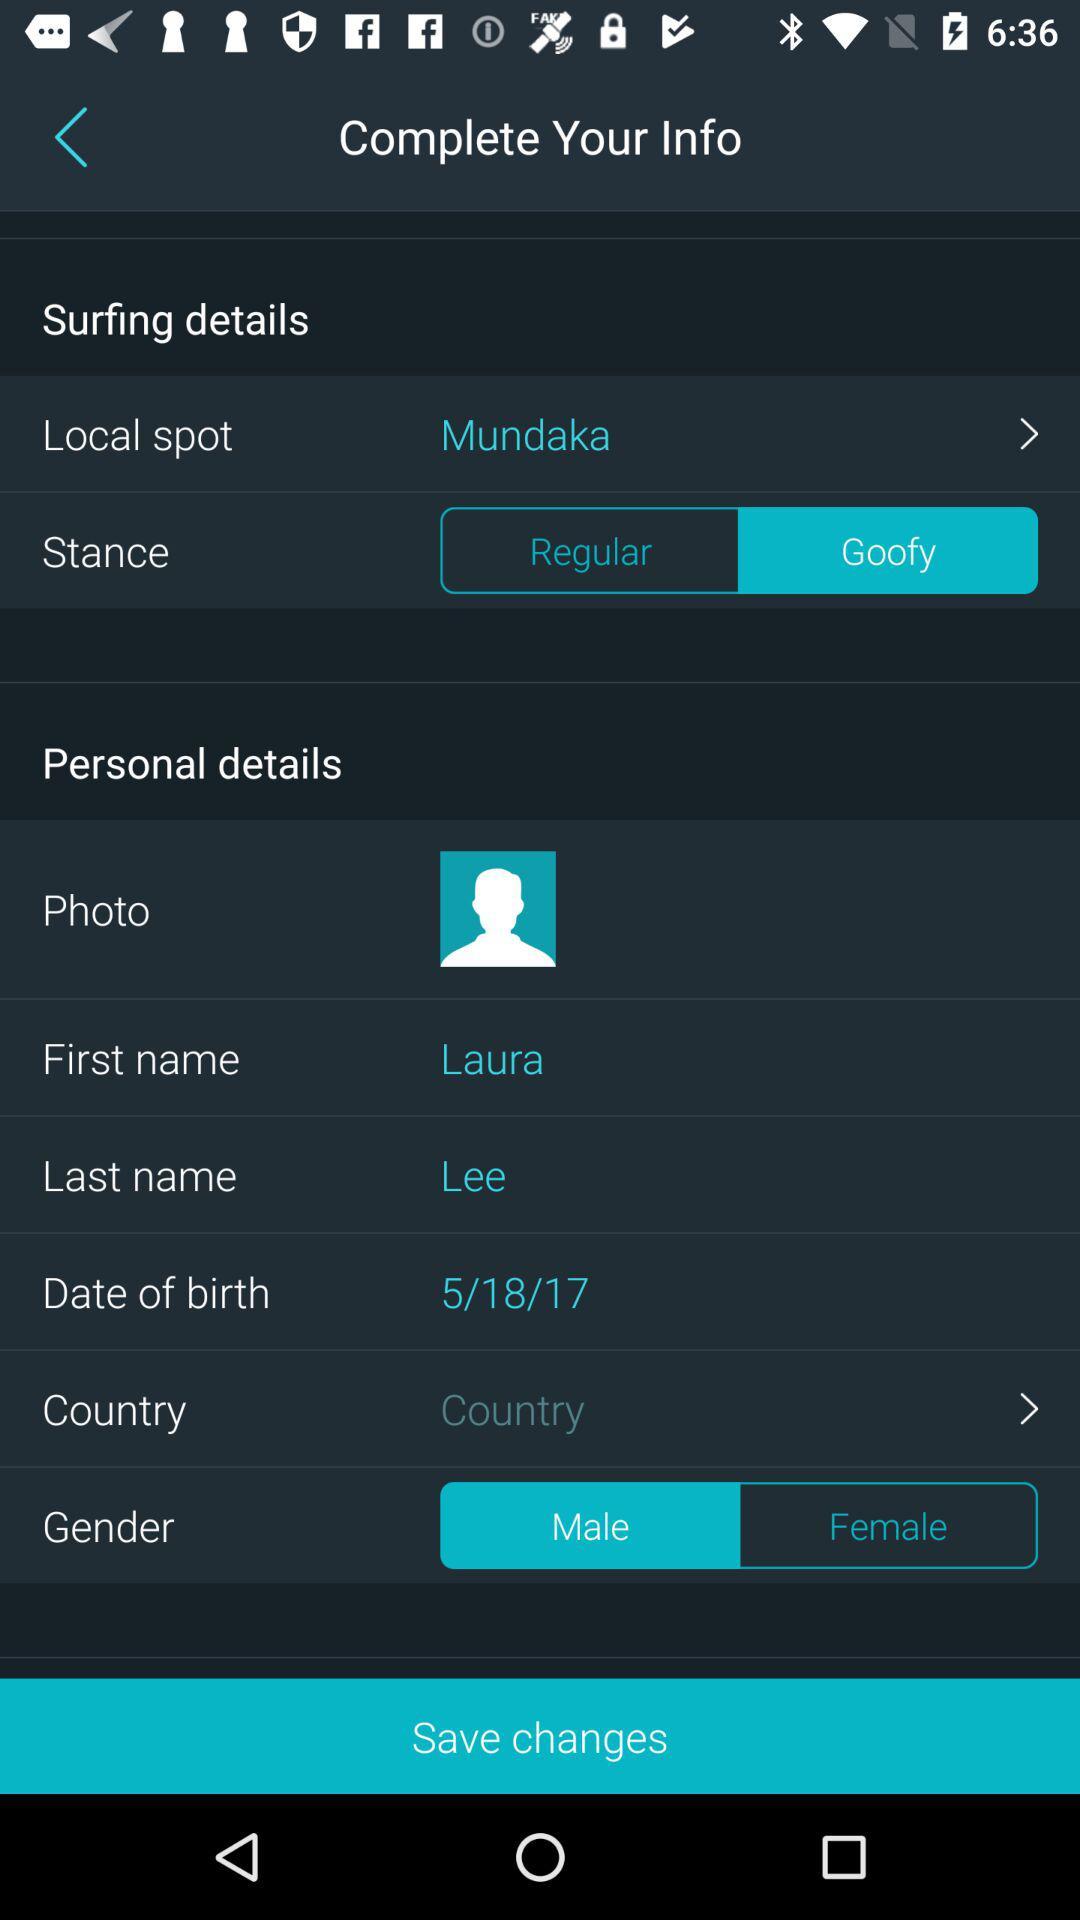  What do you see at coordinates (74, 135) in the screenshot?
I see `go back` at bounding box center [74, 135].